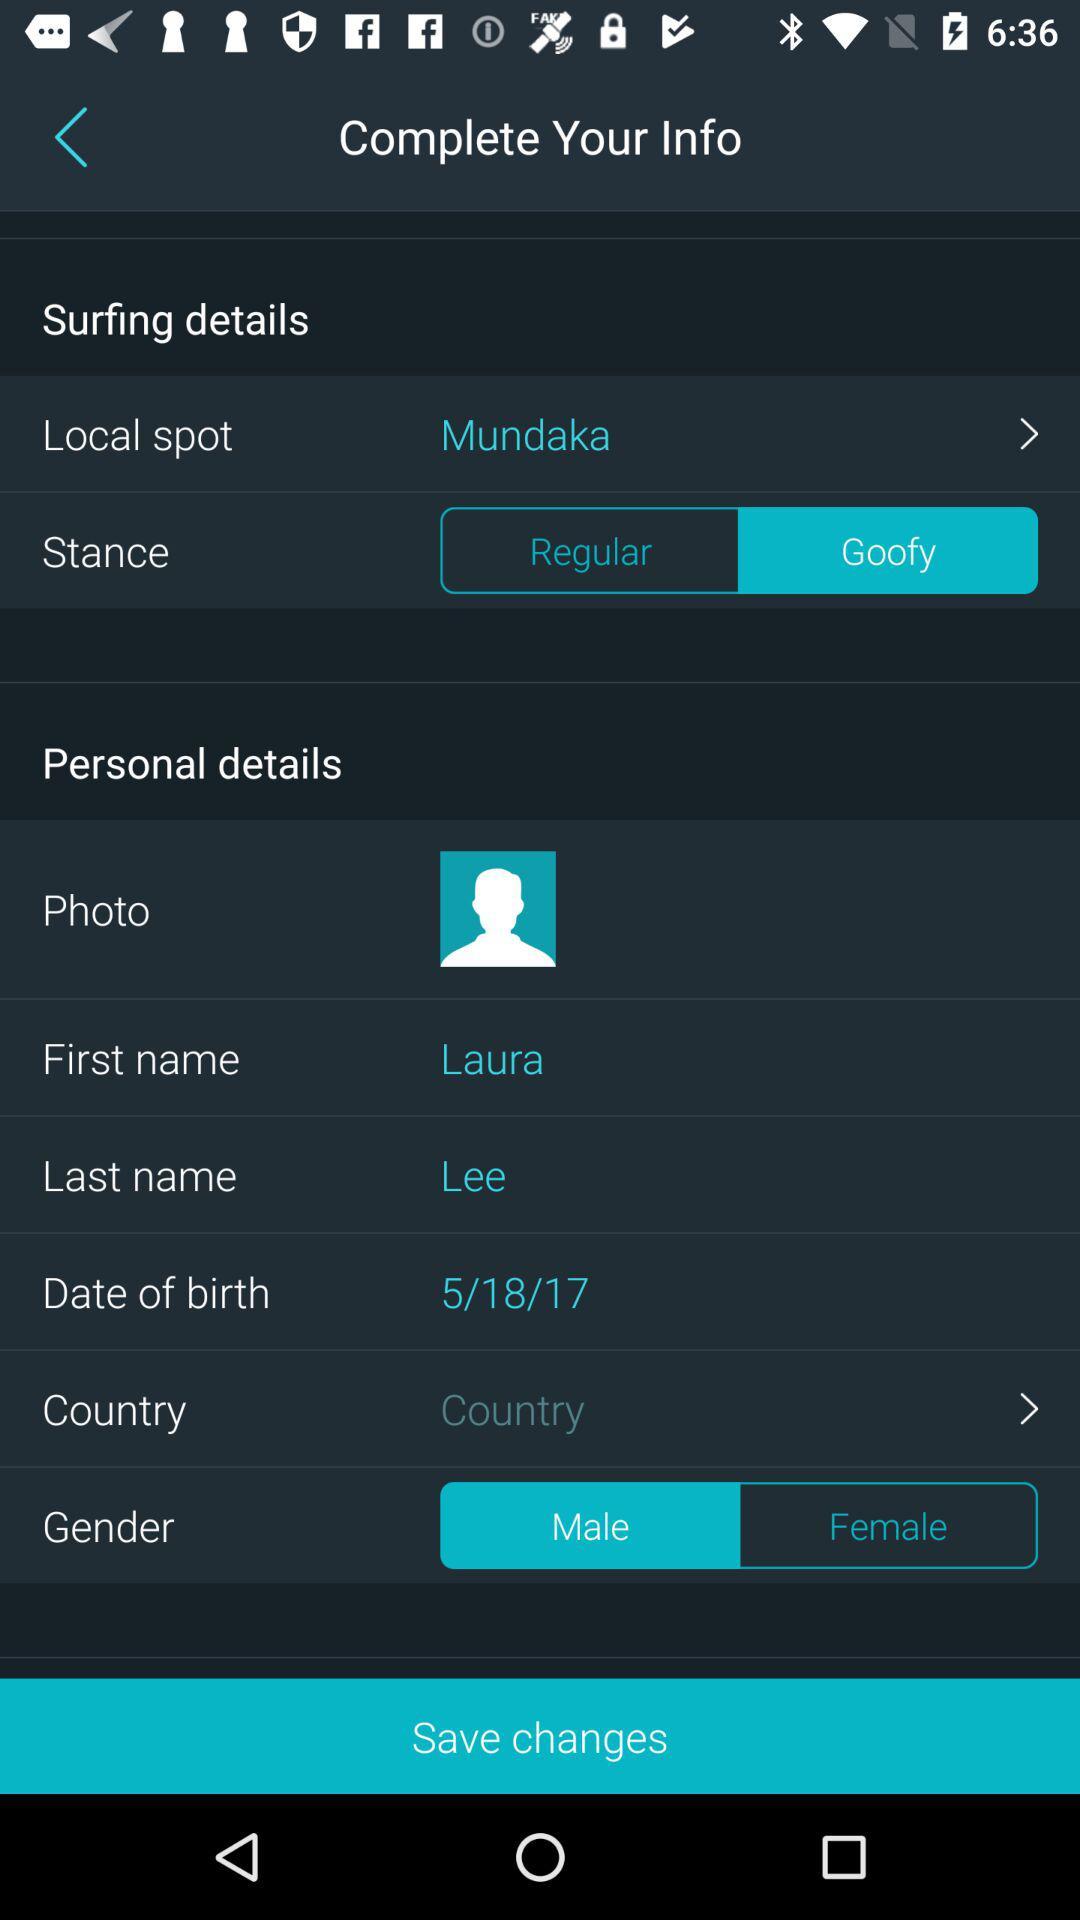  What do you see at coordinates (74, 135) in the screenshot?
I see `go back` at bounding box center [74, 135].